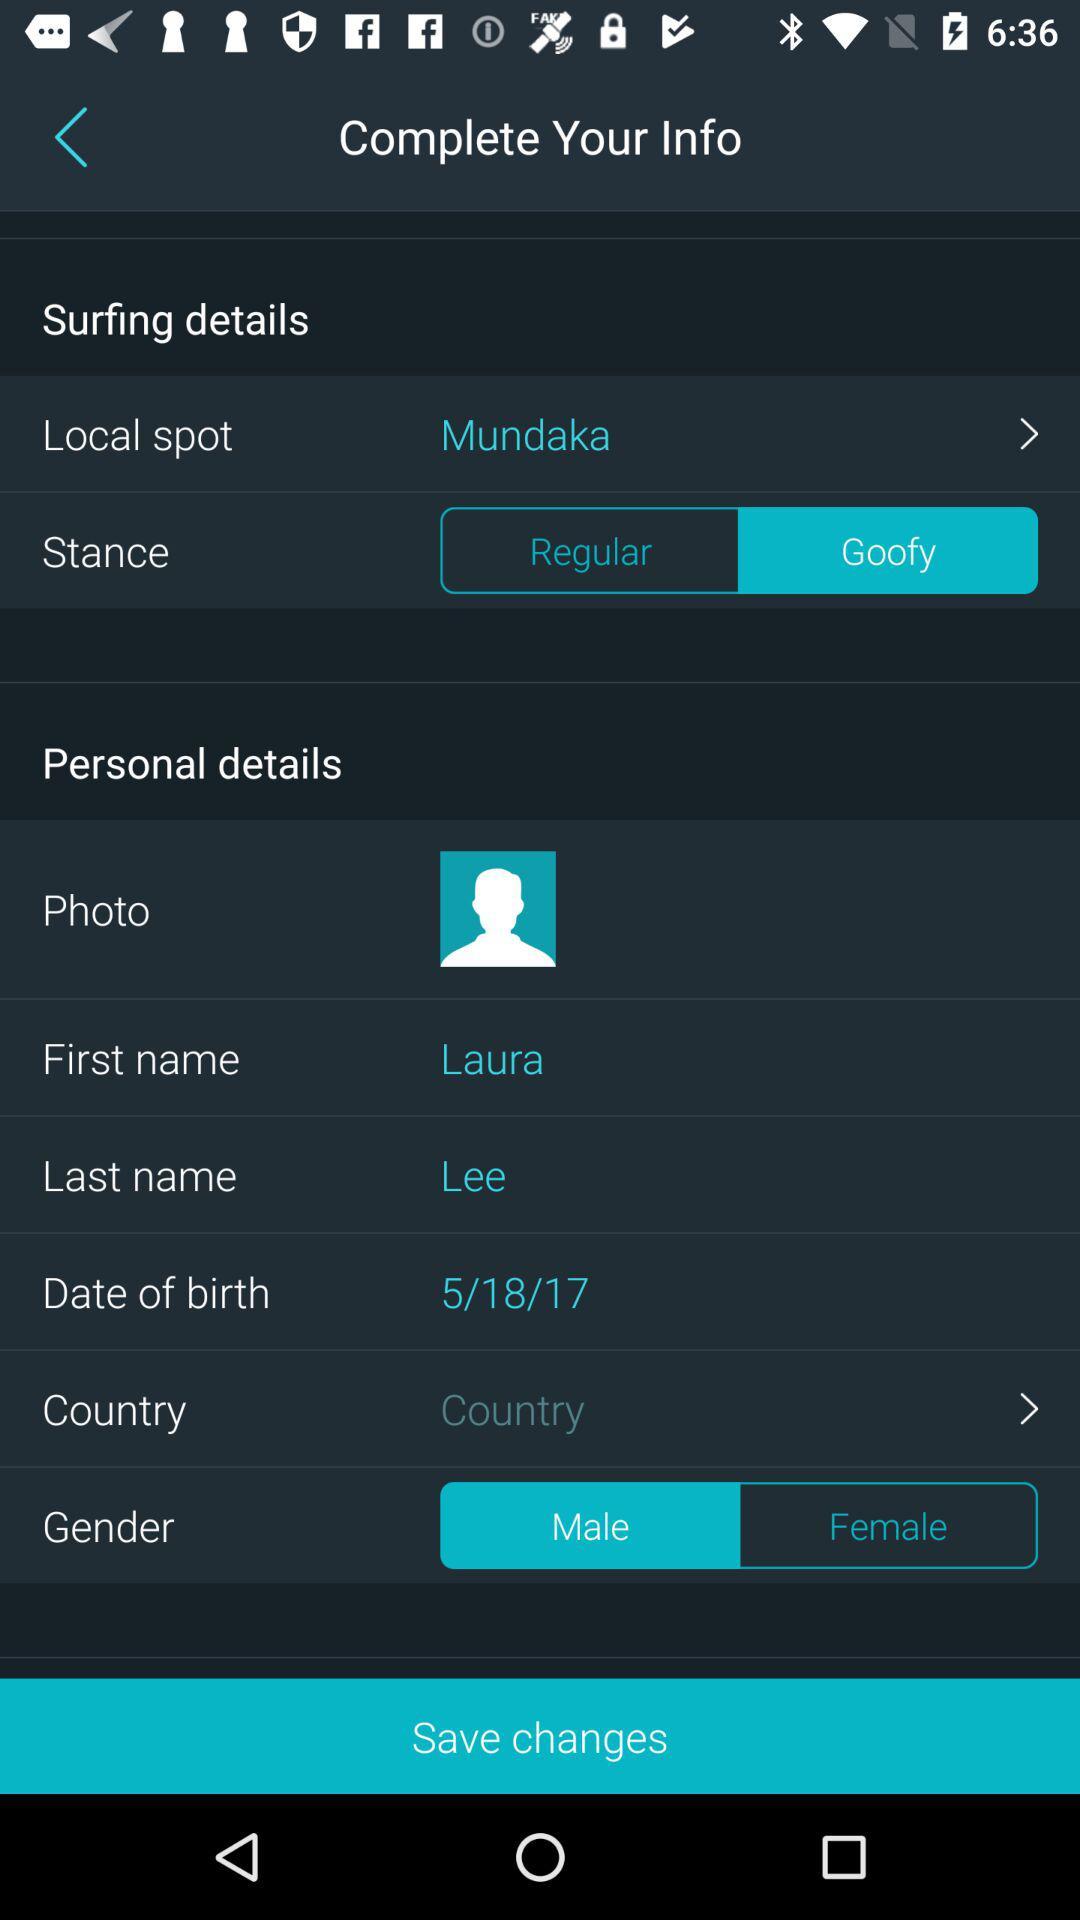  What do you see at coordinates (74, 135) in the screenshot?
I see `go back` at bounding box center [74, 135].